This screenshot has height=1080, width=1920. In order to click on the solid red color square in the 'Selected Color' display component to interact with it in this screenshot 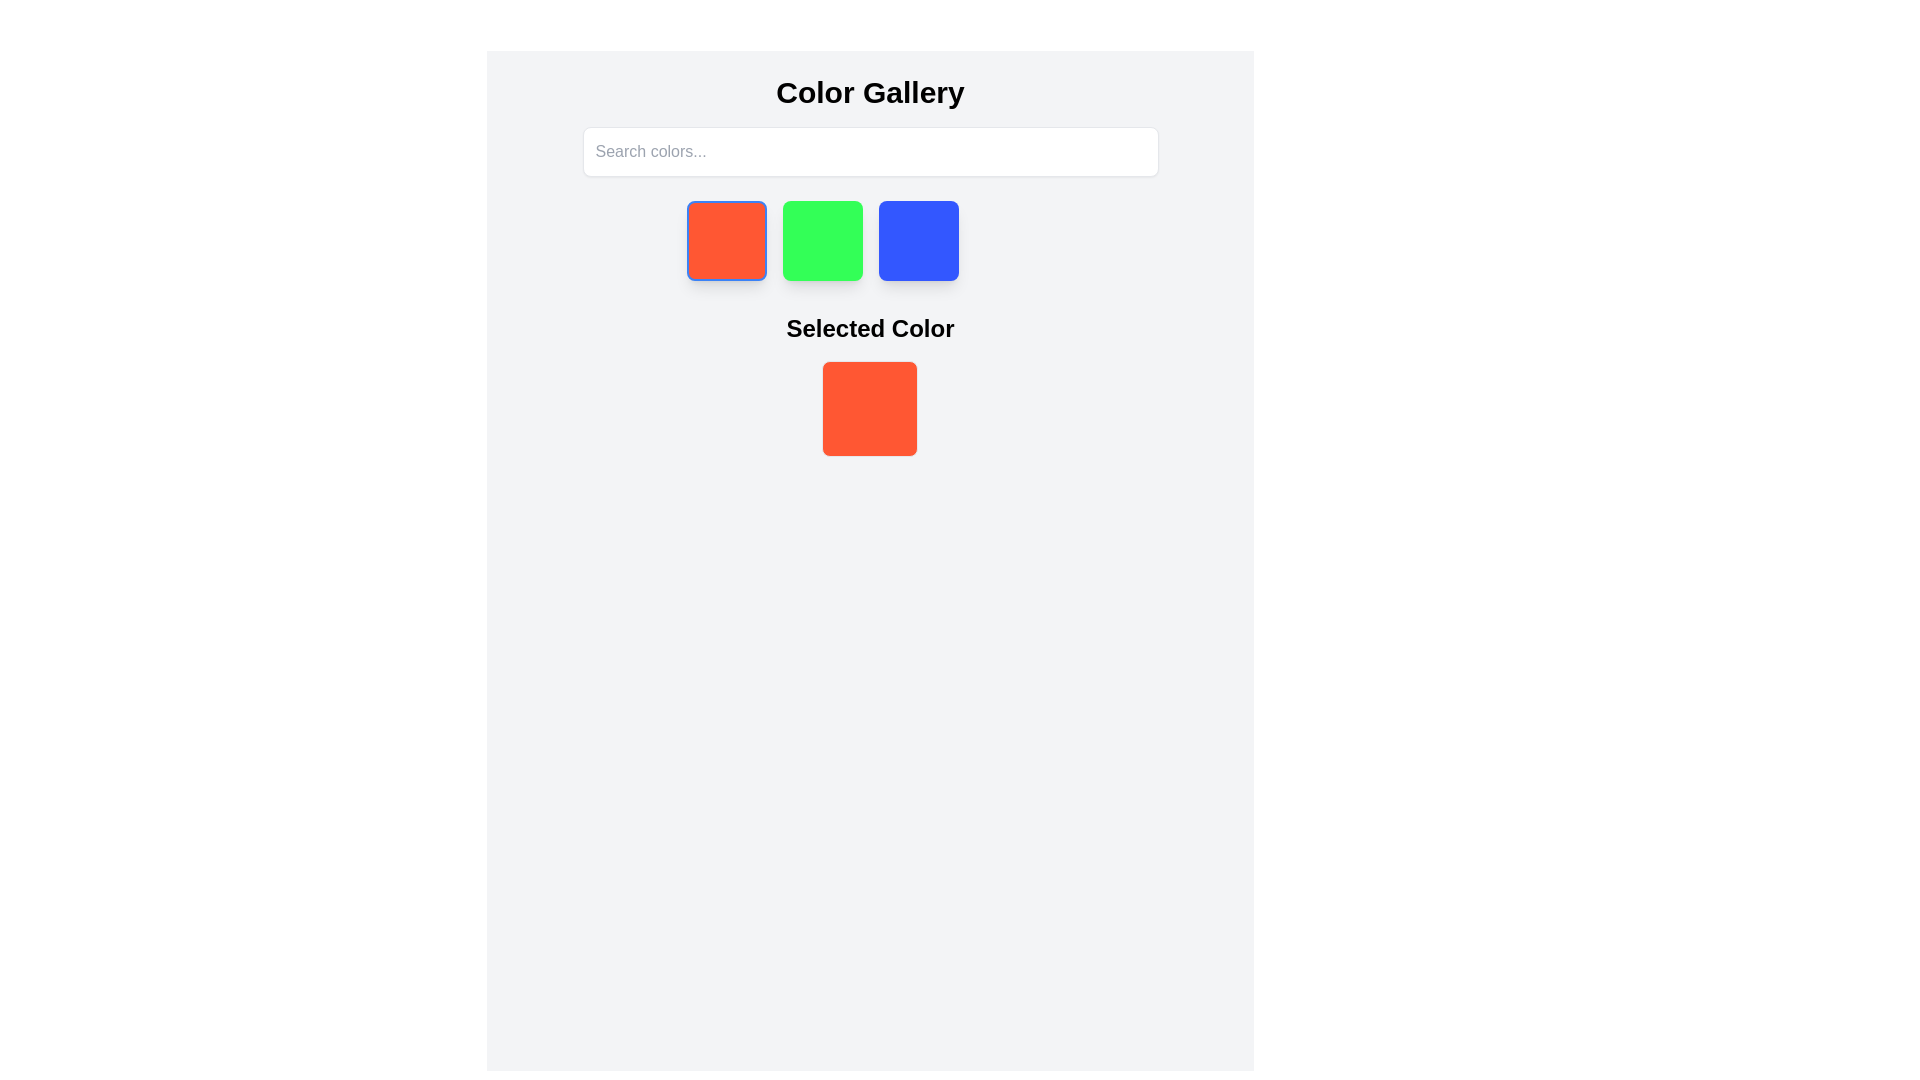, I will do `click(870, 385)`.